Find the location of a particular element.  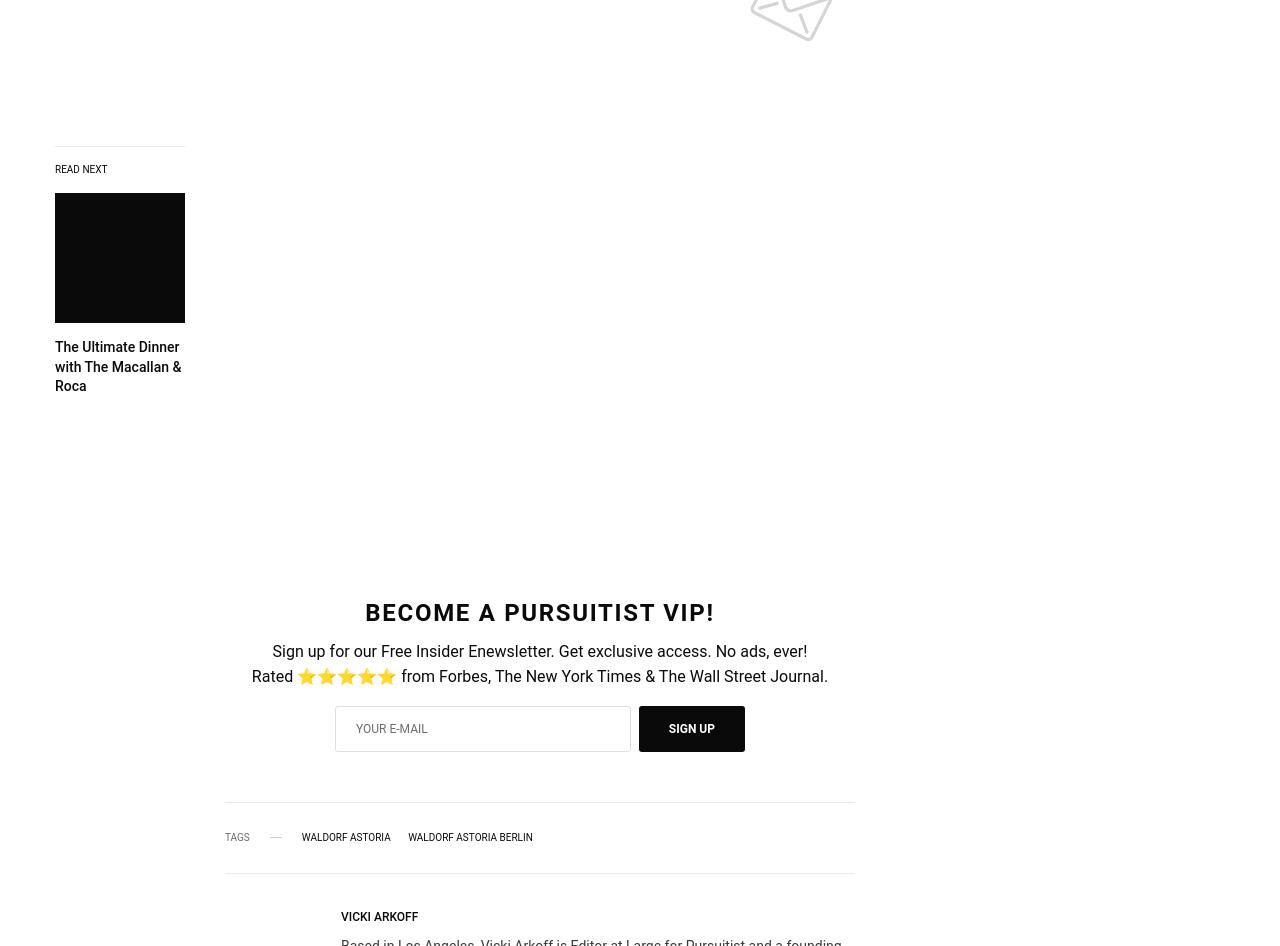

'Tags' is located at coordinates (225, 836).